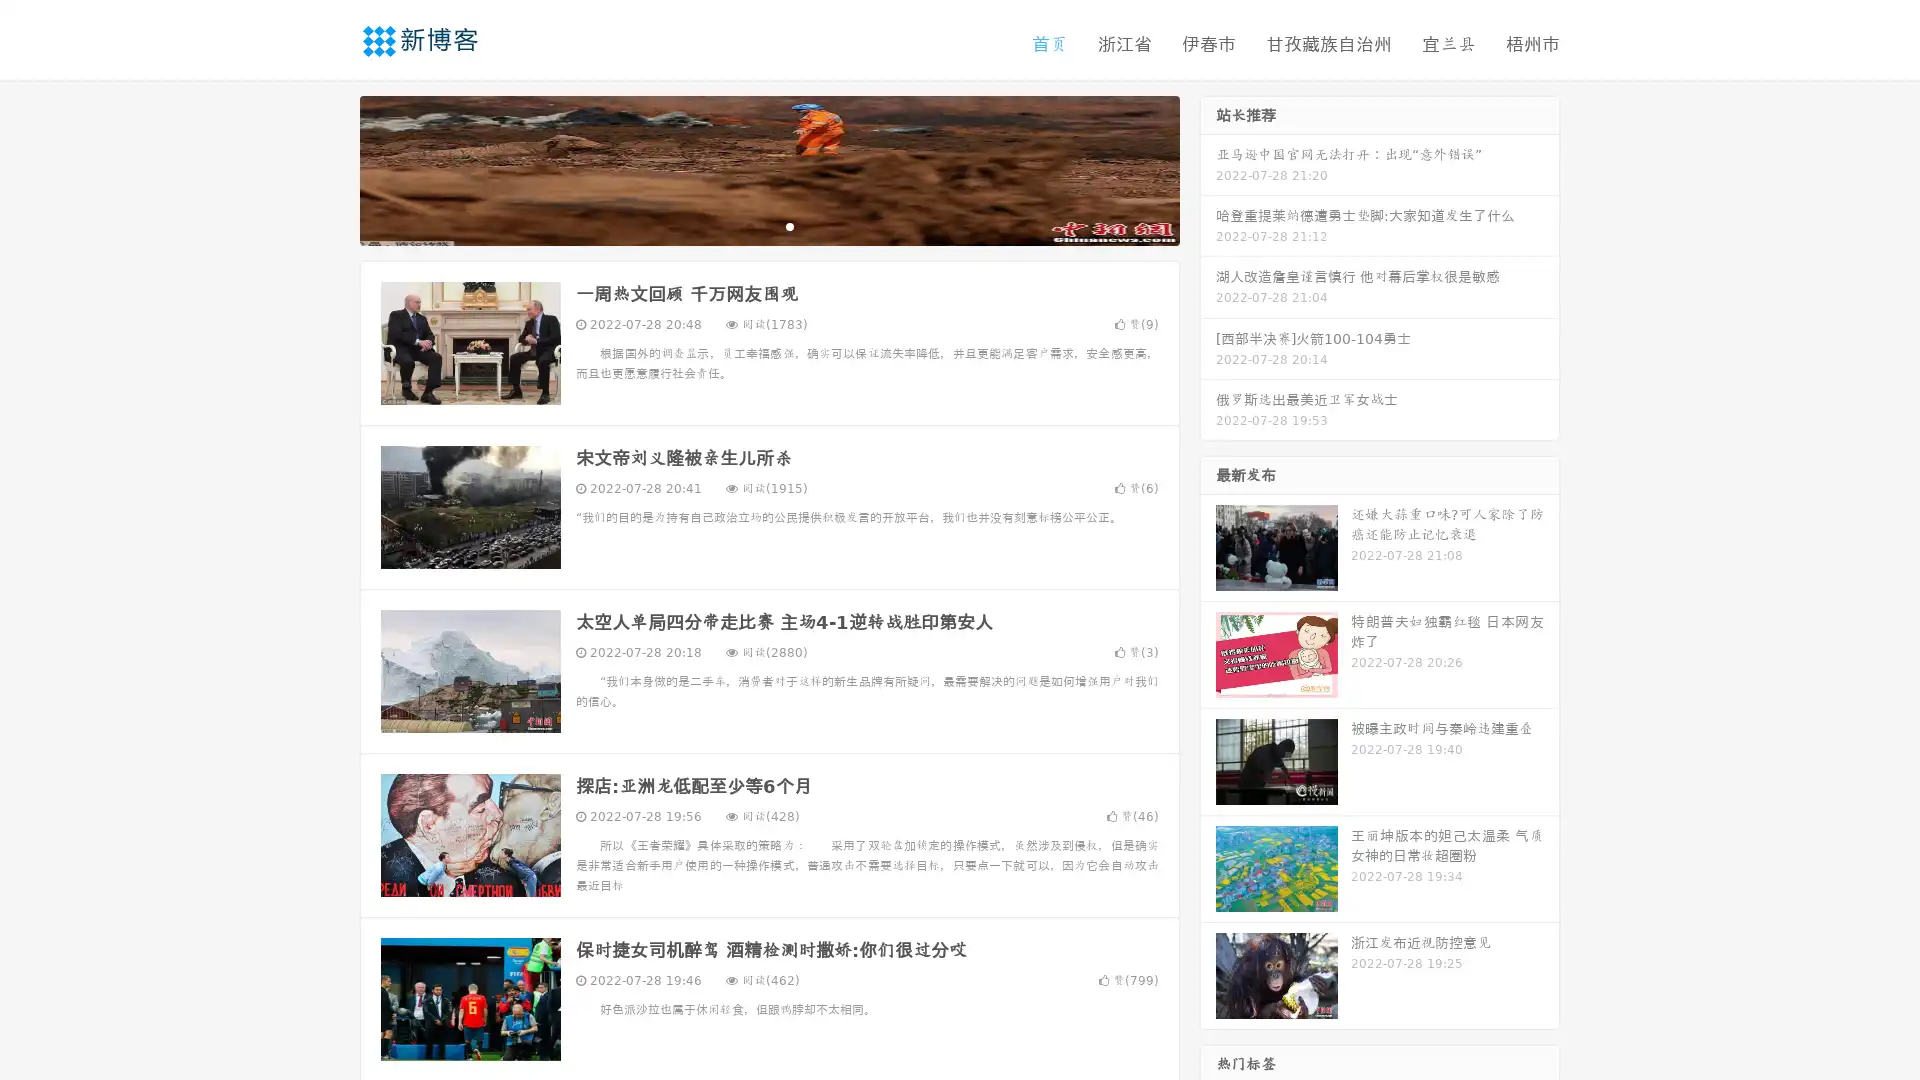 The height and width of the screenshot is (1080, 1920). What do you see at coordinates (768, 225) in the screenshot?
I see `Go to slide 2` at bounding box center [768, 225].